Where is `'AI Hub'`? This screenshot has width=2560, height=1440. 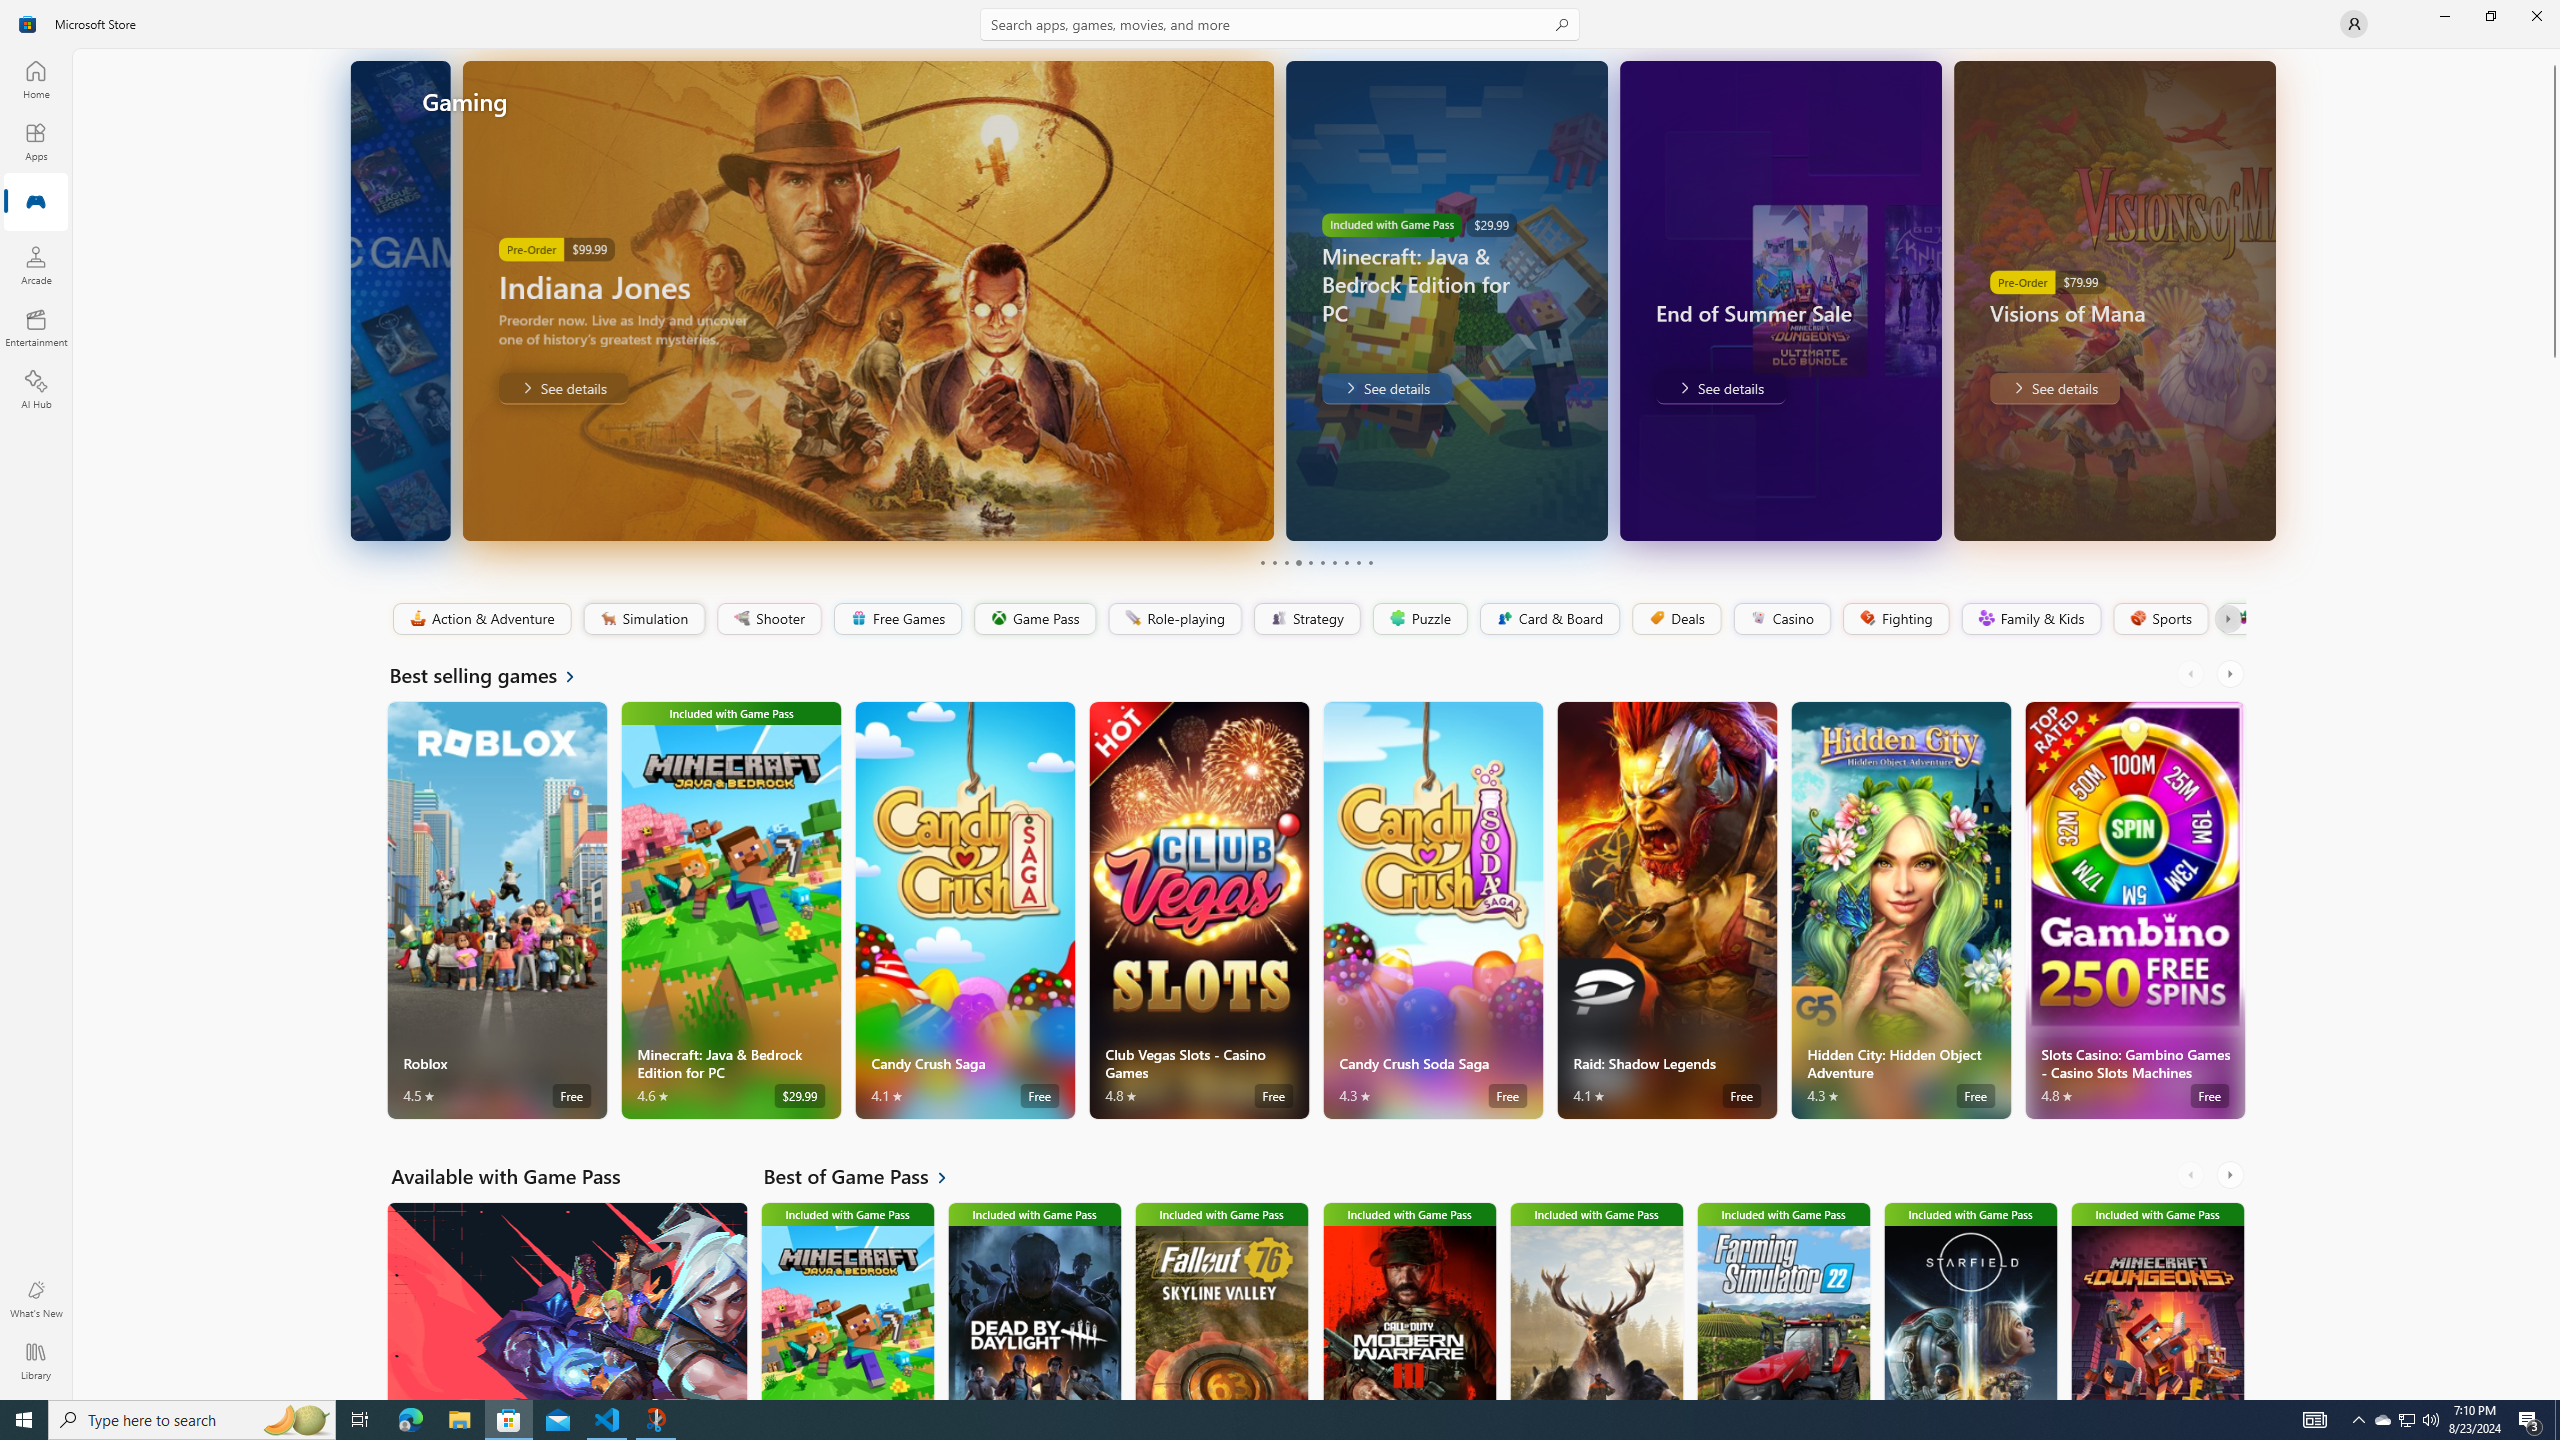 'AI Hub' is located at coordinates (34, 388).